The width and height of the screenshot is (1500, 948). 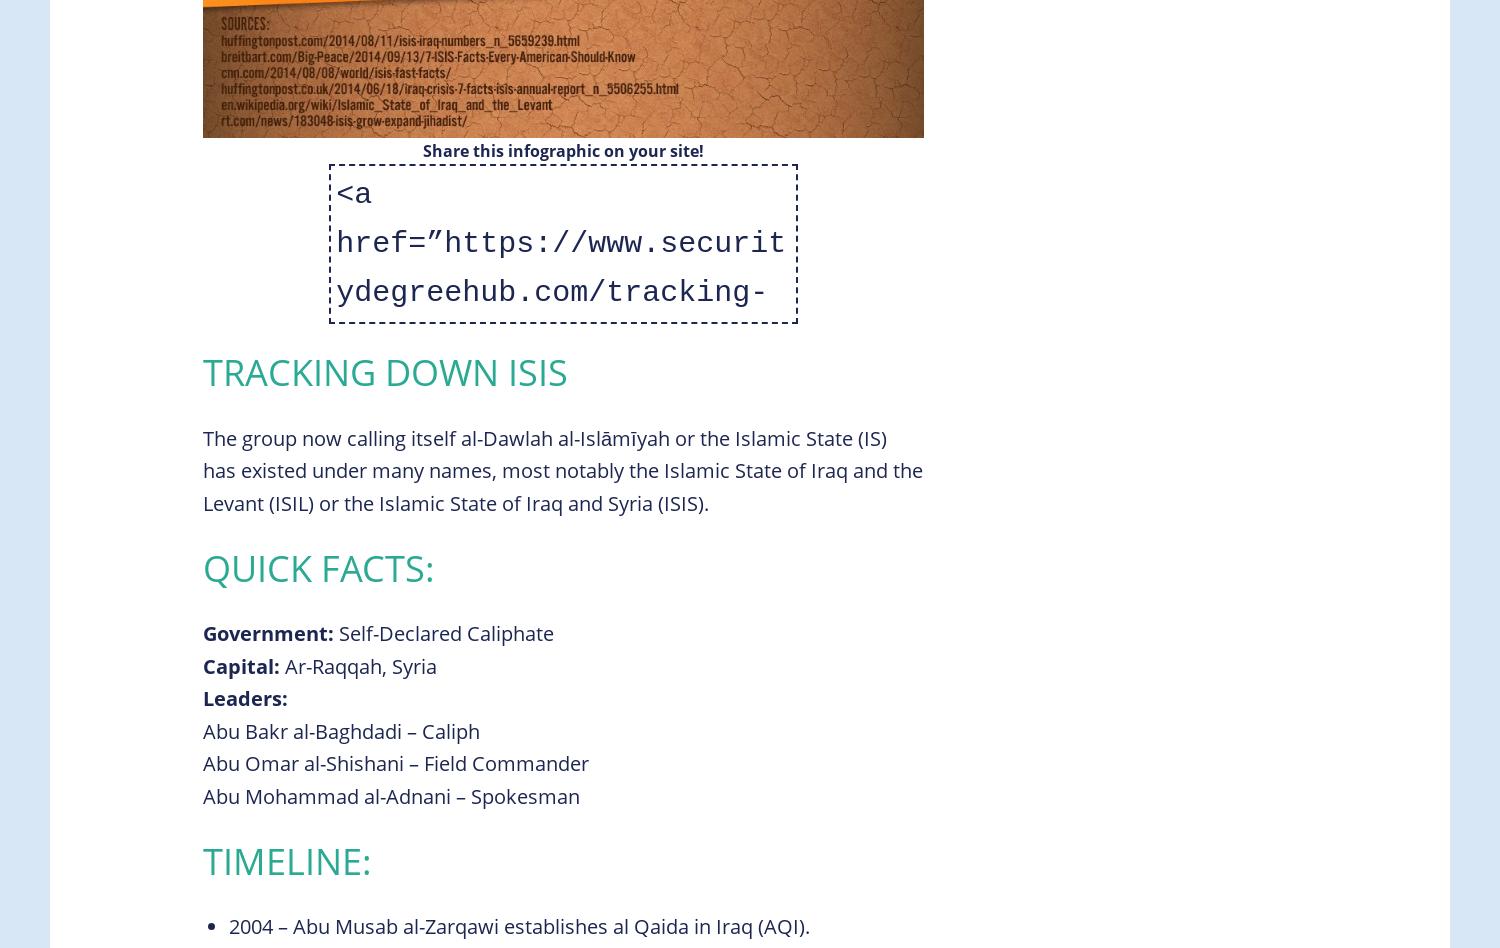 What do you see at coordinates (519, 925) in the screenshot?
I see `'2004 – Abu Musab al-Zarqawi establishes al Qaida in Iraq (AQI).'` at bounding box center [519, 925].